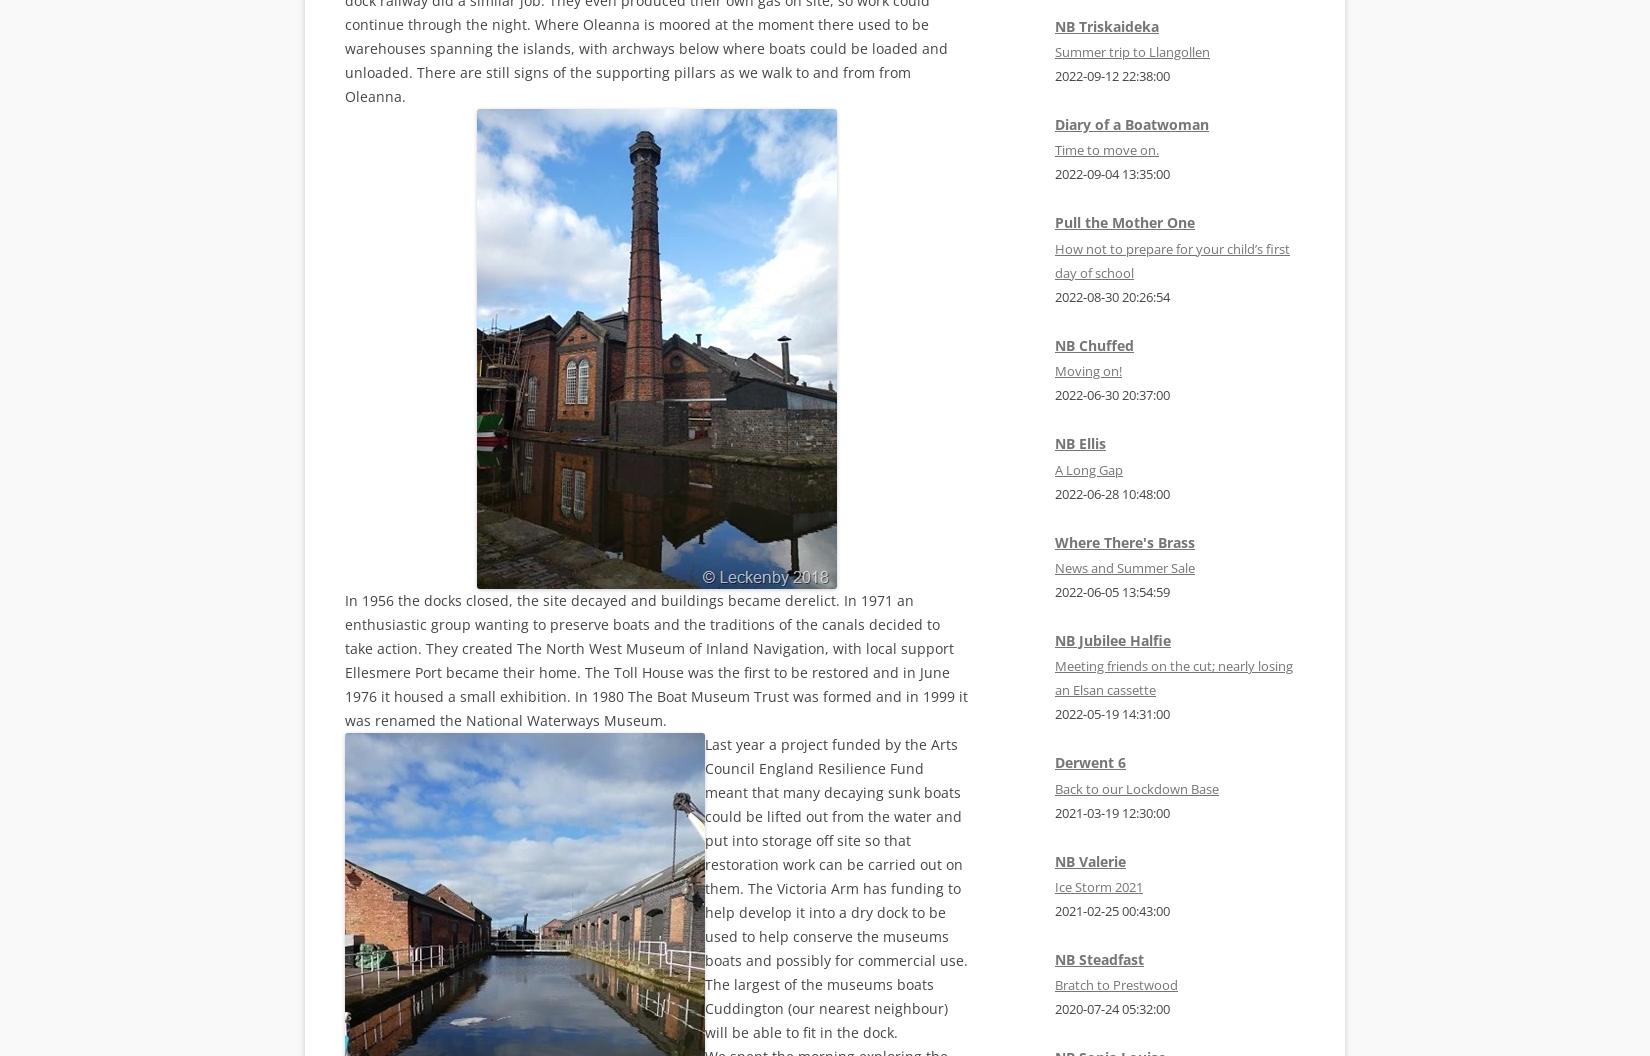 This screenshot has width=1650, height=1056. Describe the element at coordinates (1106, 25) in the screenshot. I see `'NB Triskaideka'` at that location.